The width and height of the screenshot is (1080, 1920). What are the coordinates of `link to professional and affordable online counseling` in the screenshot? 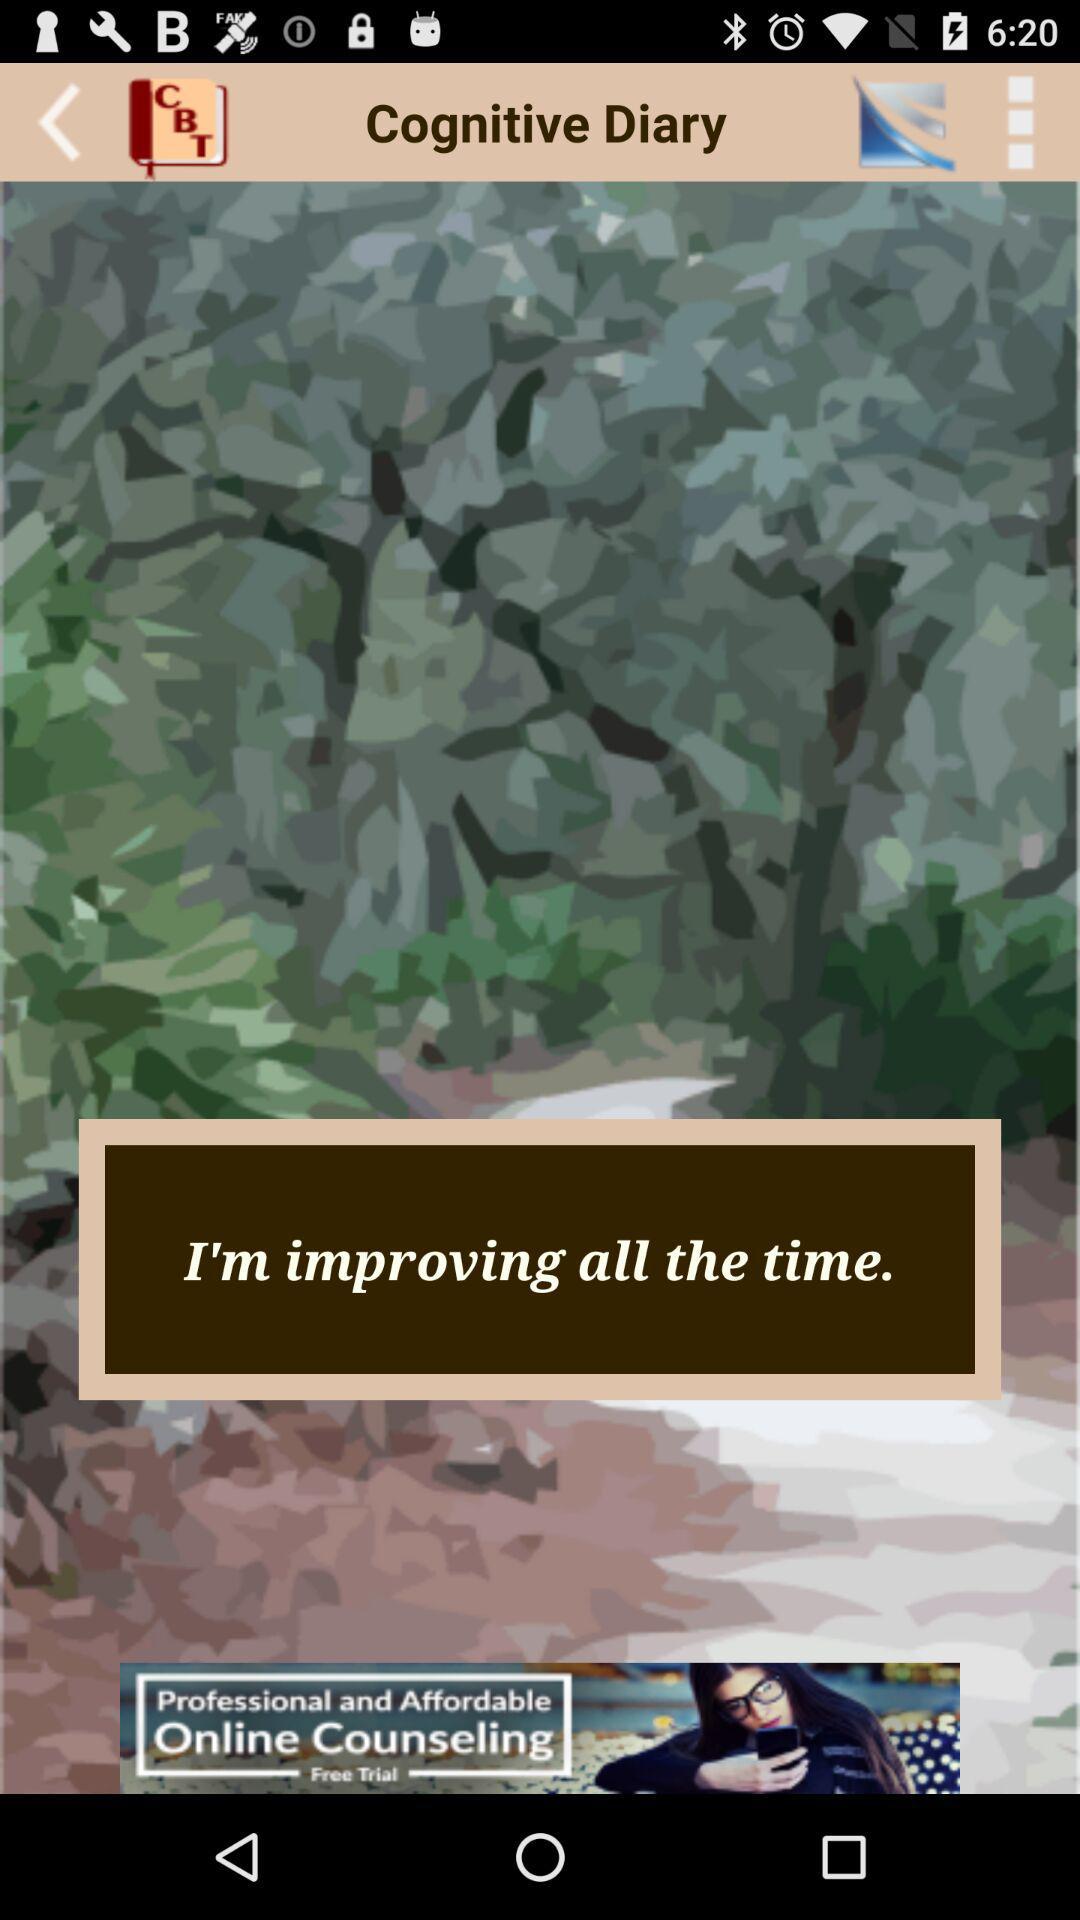 It's located at (540, 1727).